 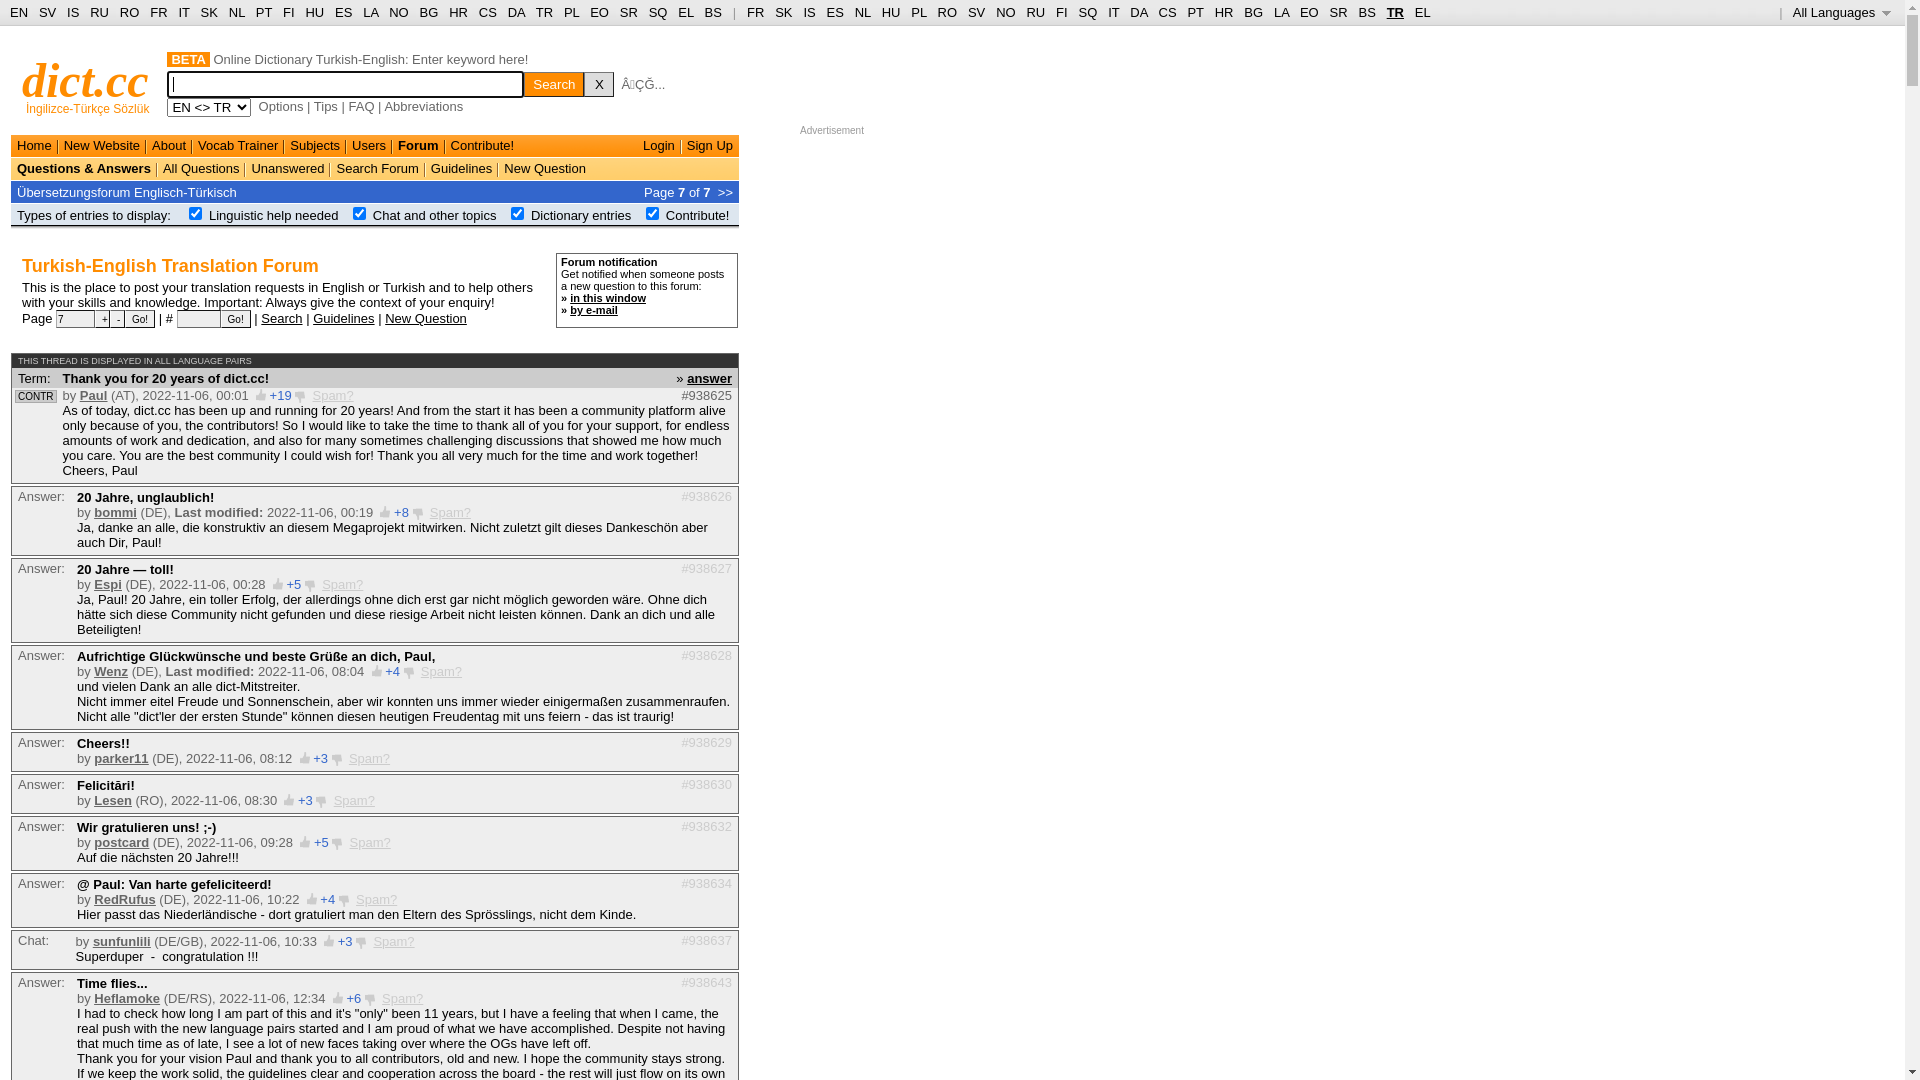 What do you see at coordinates (109, 671) in the screenshot?
I see `'Wenz'` at bounding box center [109, 671].